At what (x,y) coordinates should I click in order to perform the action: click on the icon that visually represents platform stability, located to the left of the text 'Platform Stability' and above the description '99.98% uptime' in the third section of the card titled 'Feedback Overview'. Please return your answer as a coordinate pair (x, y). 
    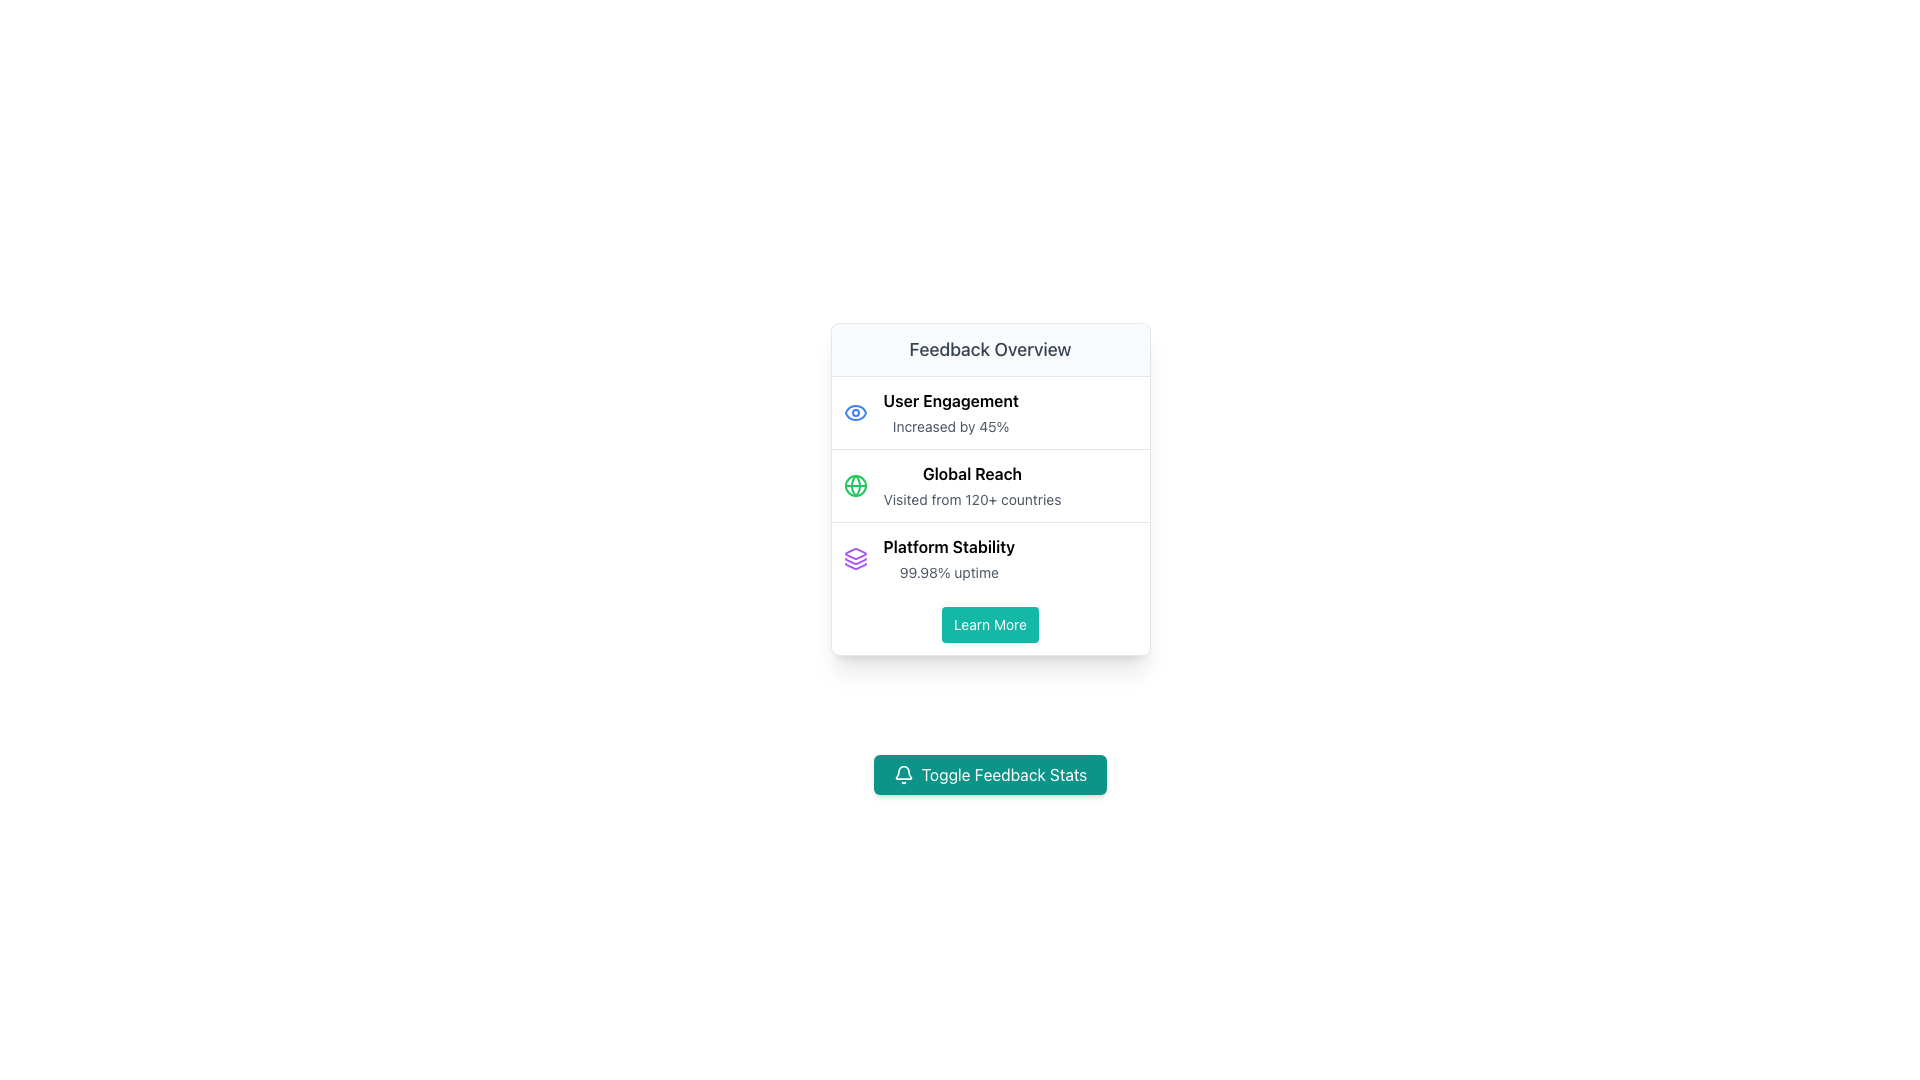
    Looking at the image, I should click on (855, 559).